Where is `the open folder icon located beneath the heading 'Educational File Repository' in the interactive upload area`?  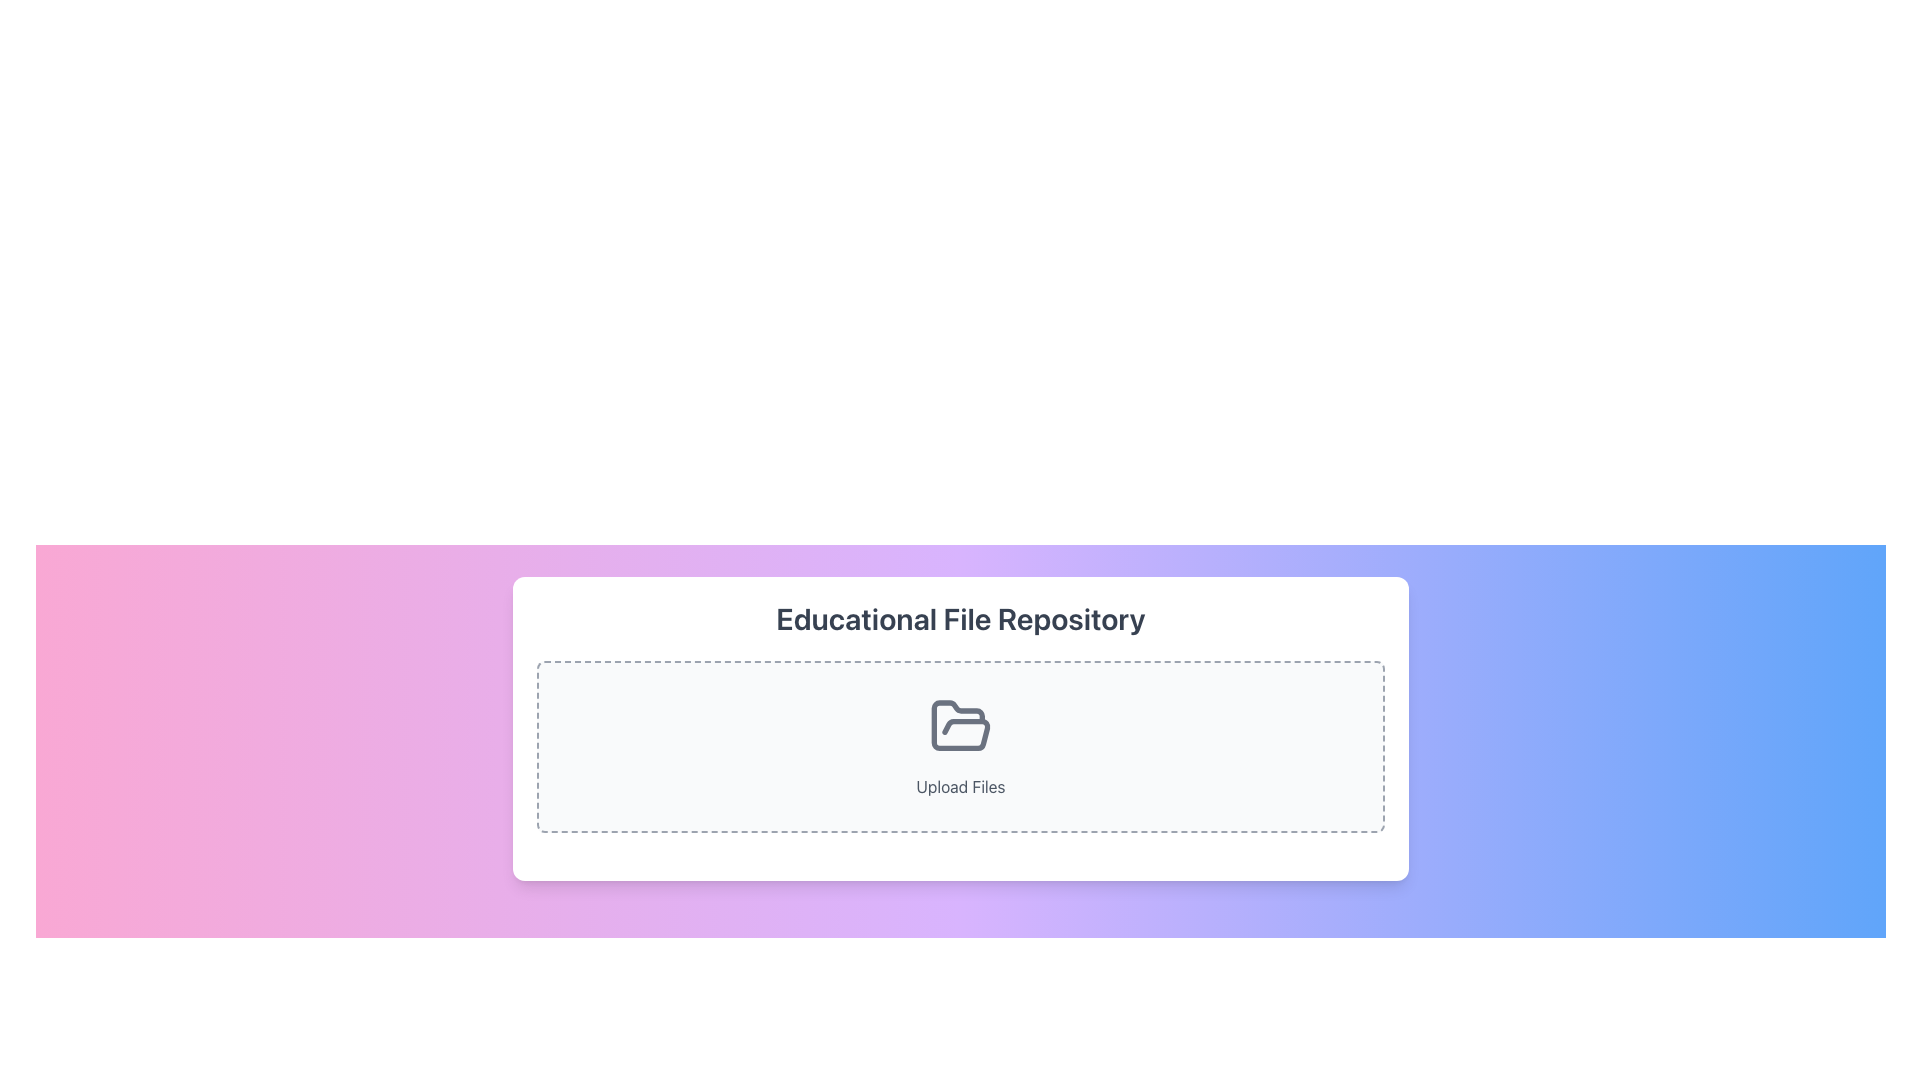 the open folder icon located beneath the heading 'Educational File Repository' in the interactive upload area is located at coordinates (960, 725).